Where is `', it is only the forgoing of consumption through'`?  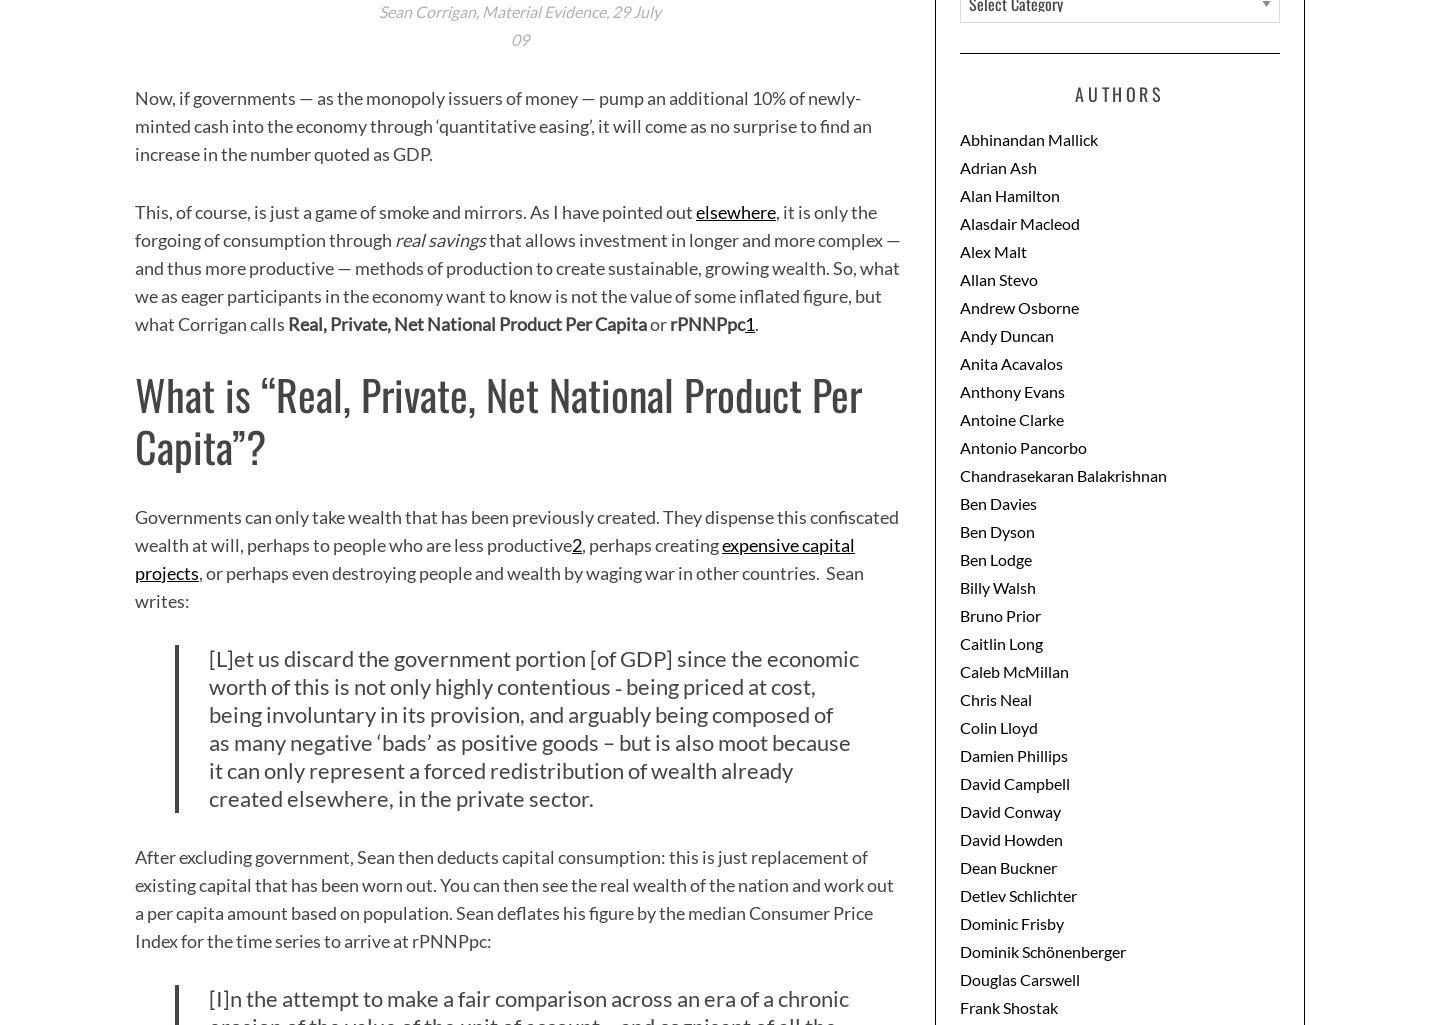 ', it is only the forgoing of consumption through' is located at coordinates (505, 224).